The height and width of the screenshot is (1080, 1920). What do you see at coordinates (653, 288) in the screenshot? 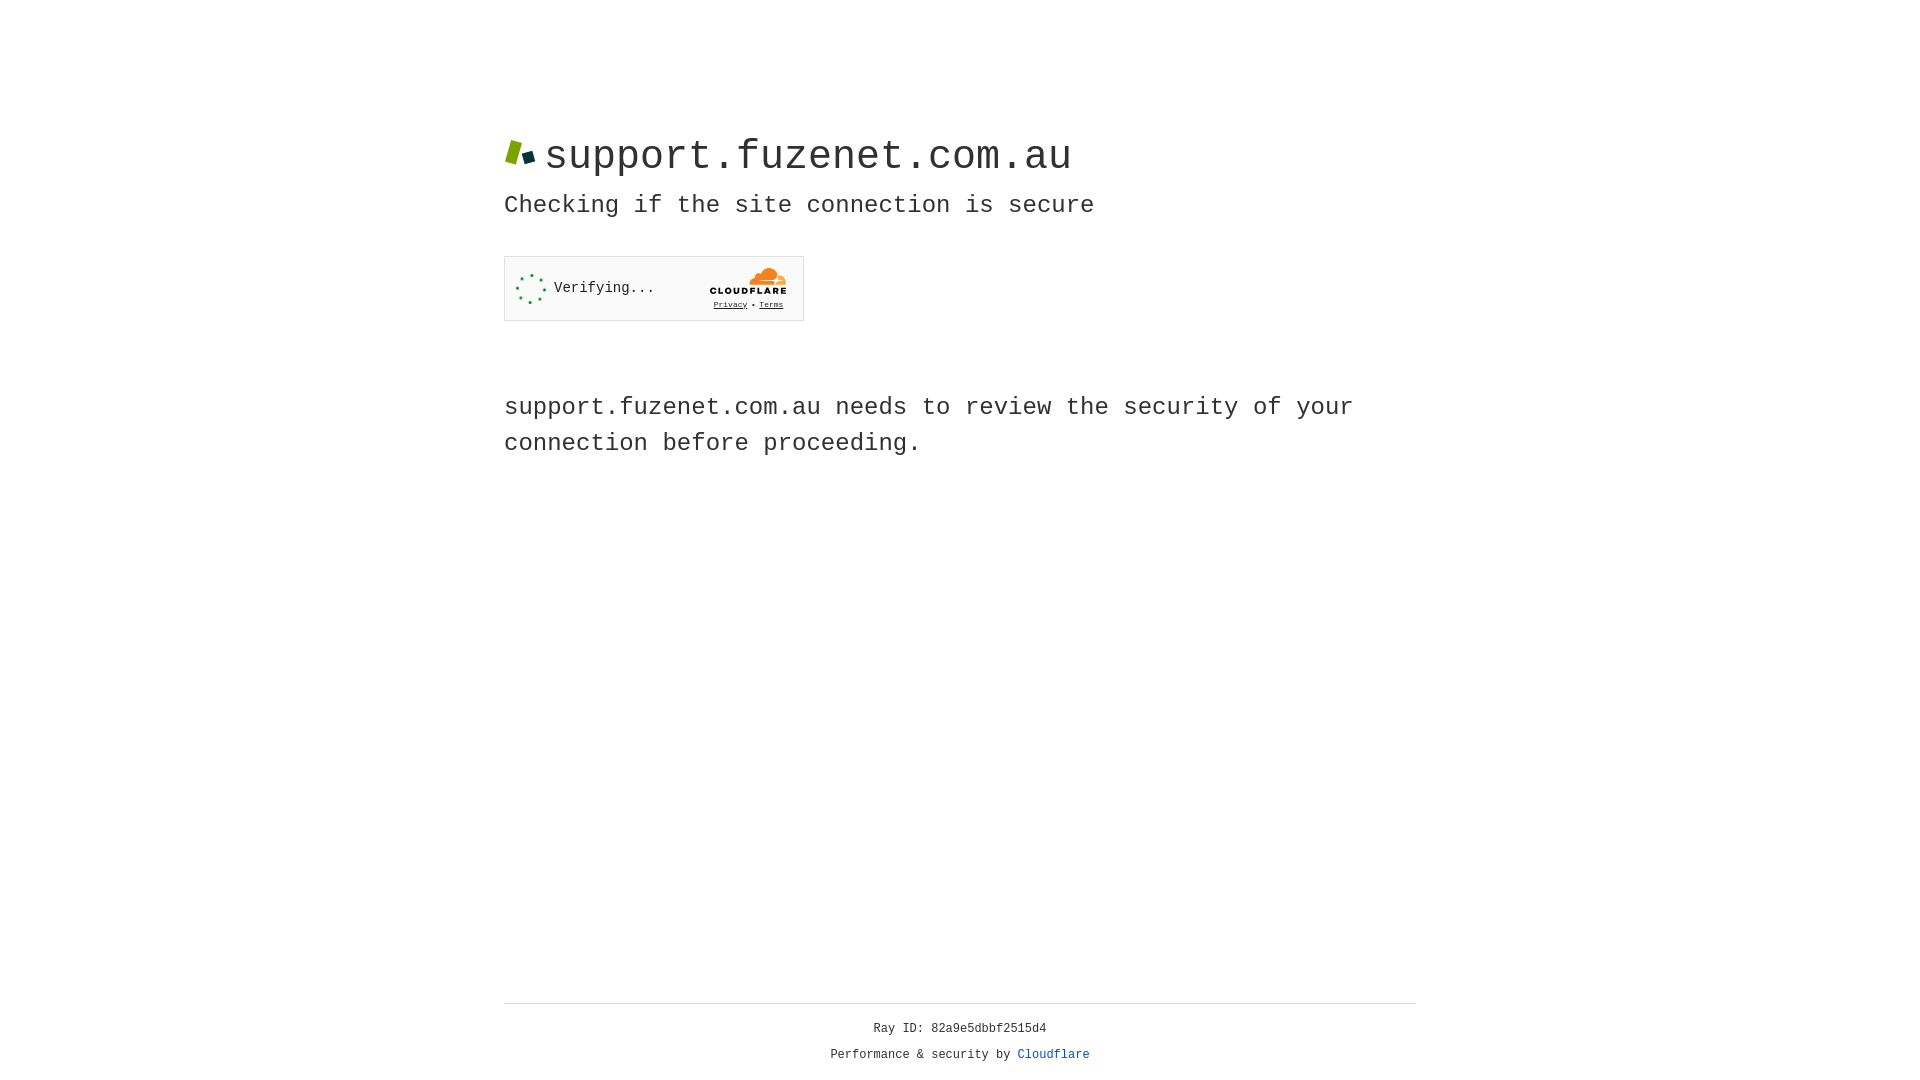
I see `'Widget containing a Cloudflare security challenge'` at bounding box center [653, 288].